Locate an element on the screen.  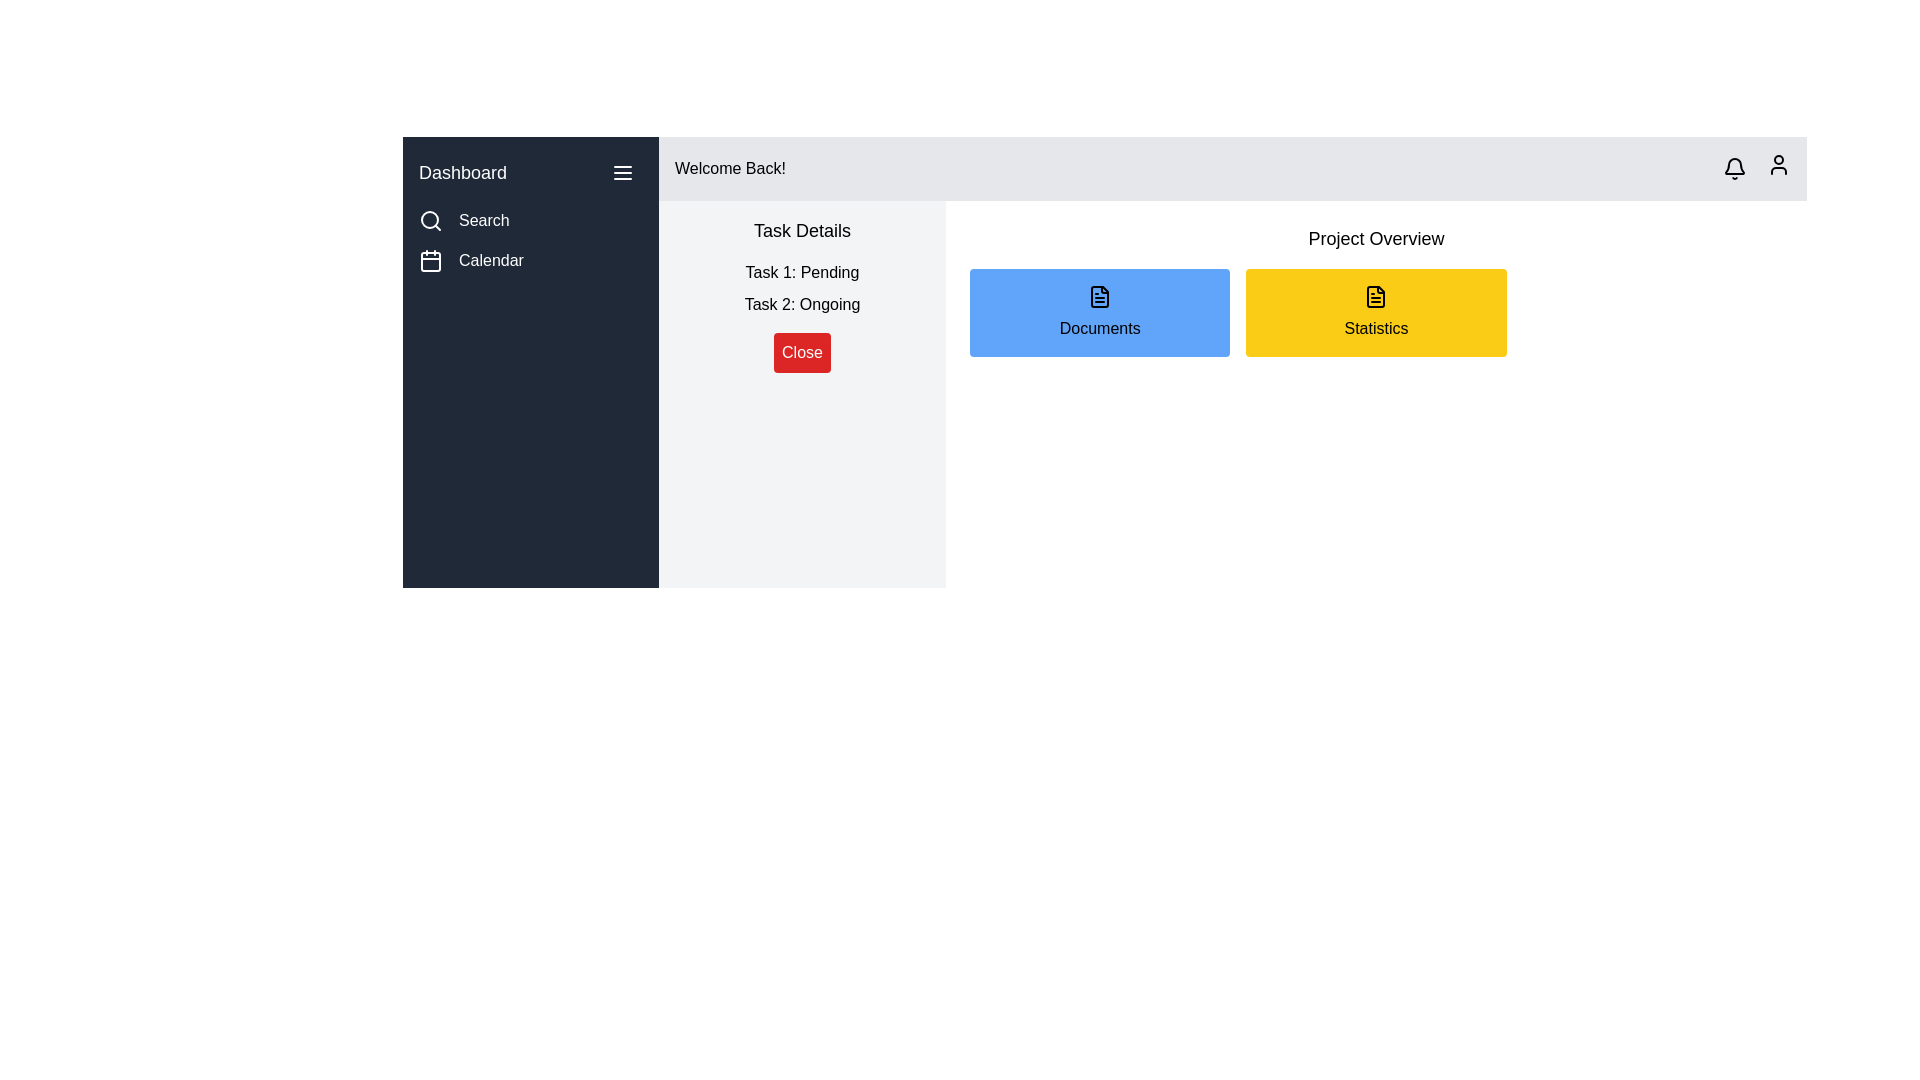
the menu grouping located in the sidebar, positioned directly below the 'Dashboard' title is located at coordinates (531, 239).